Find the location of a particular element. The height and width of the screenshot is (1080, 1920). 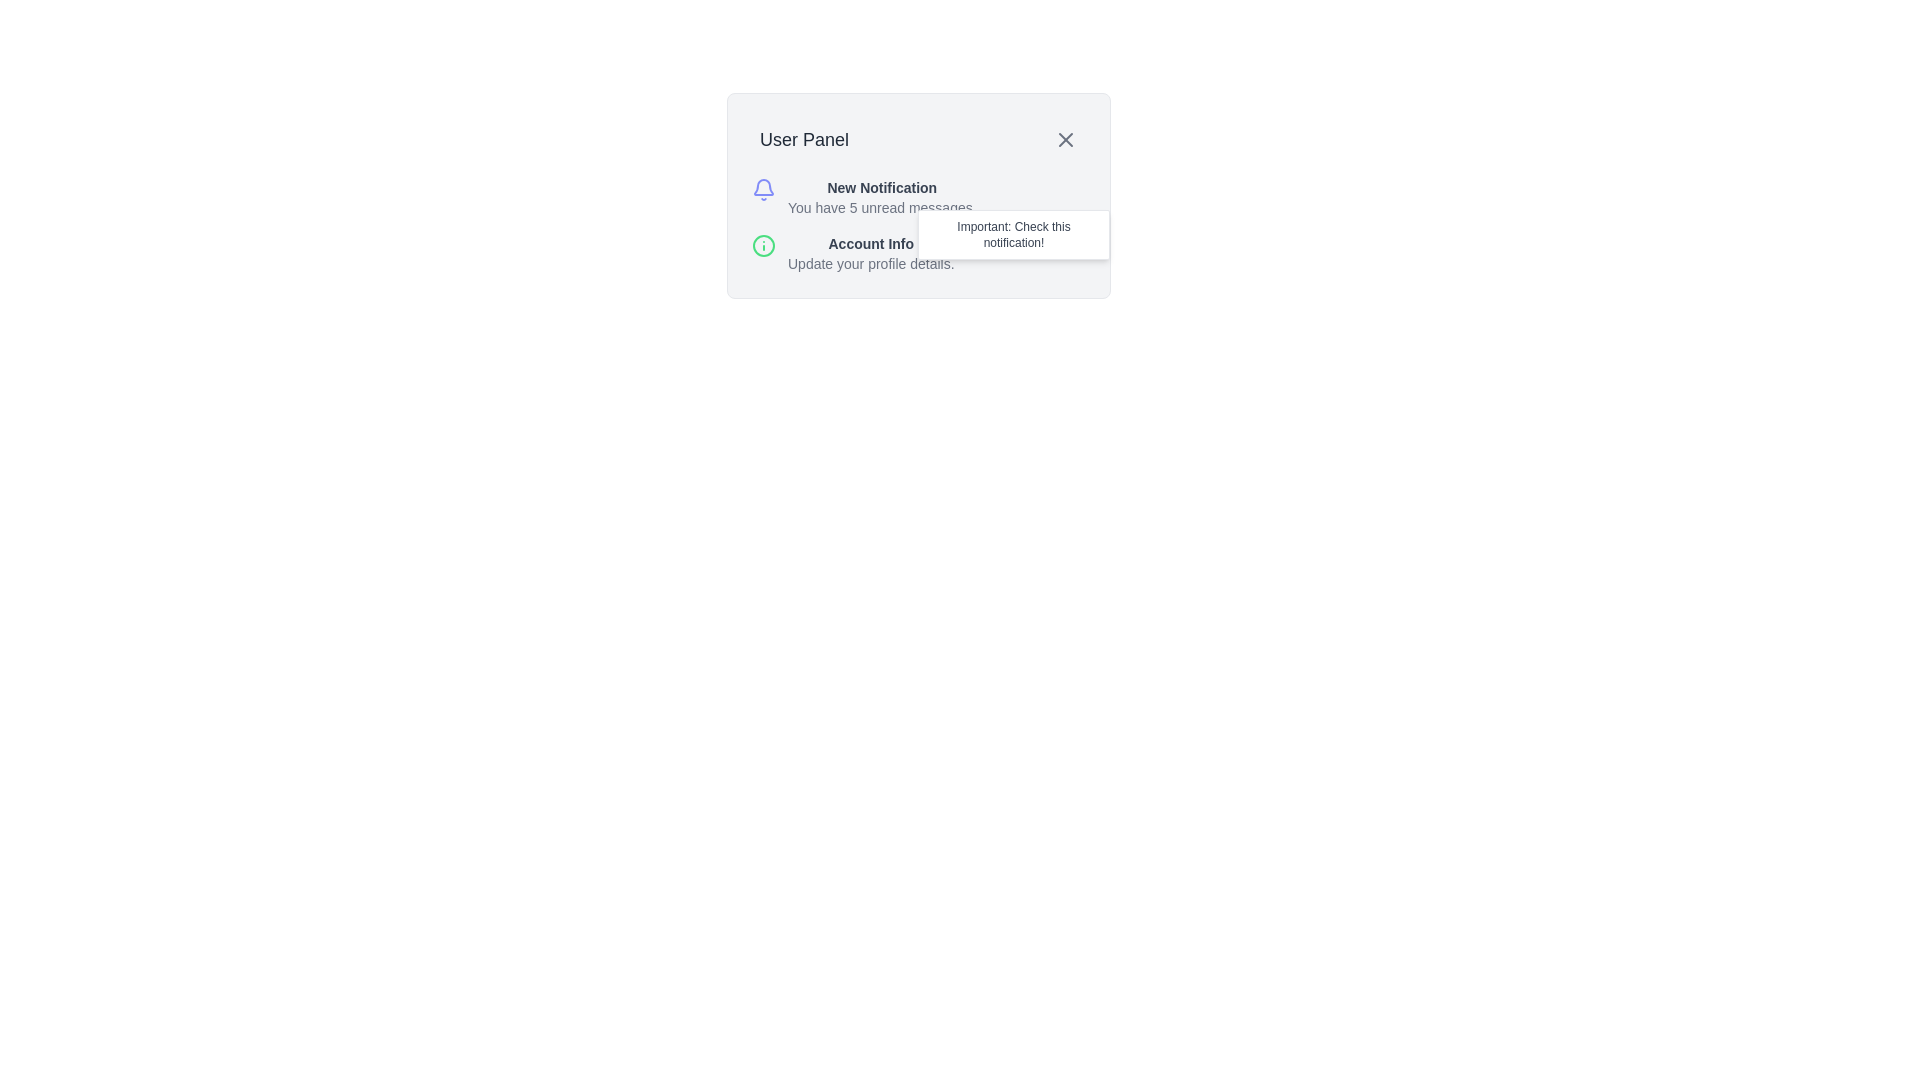

text displayed in the Text Label that serves as a title for new updates or messages in the User Panel, located under the bell icon is located at coordinates (881, 188).